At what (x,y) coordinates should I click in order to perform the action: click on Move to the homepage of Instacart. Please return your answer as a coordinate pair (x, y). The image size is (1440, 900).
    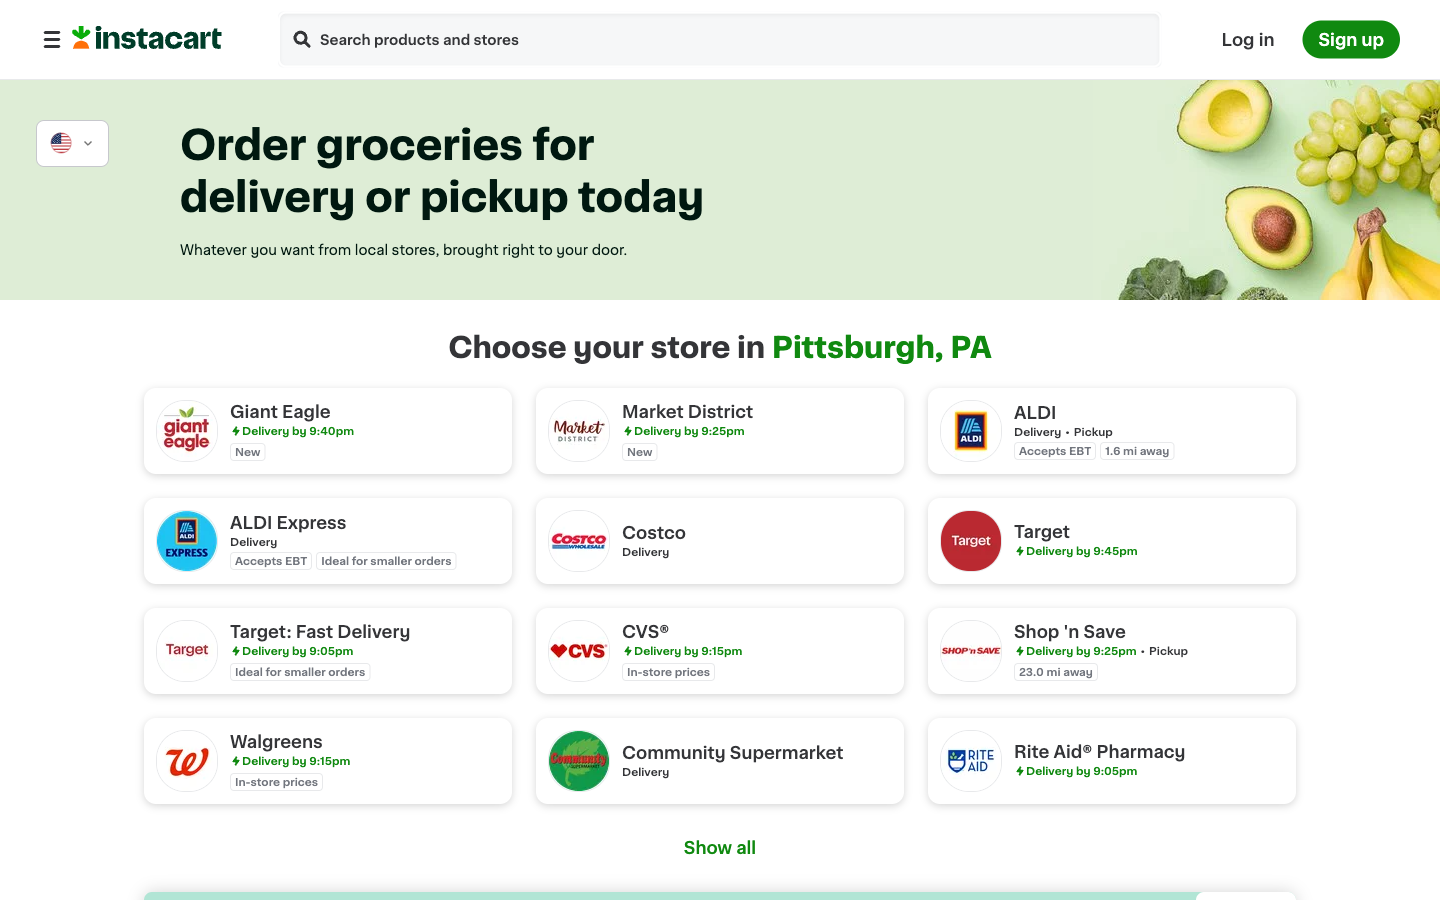
    Looking at the image, I should click on (146, 43).